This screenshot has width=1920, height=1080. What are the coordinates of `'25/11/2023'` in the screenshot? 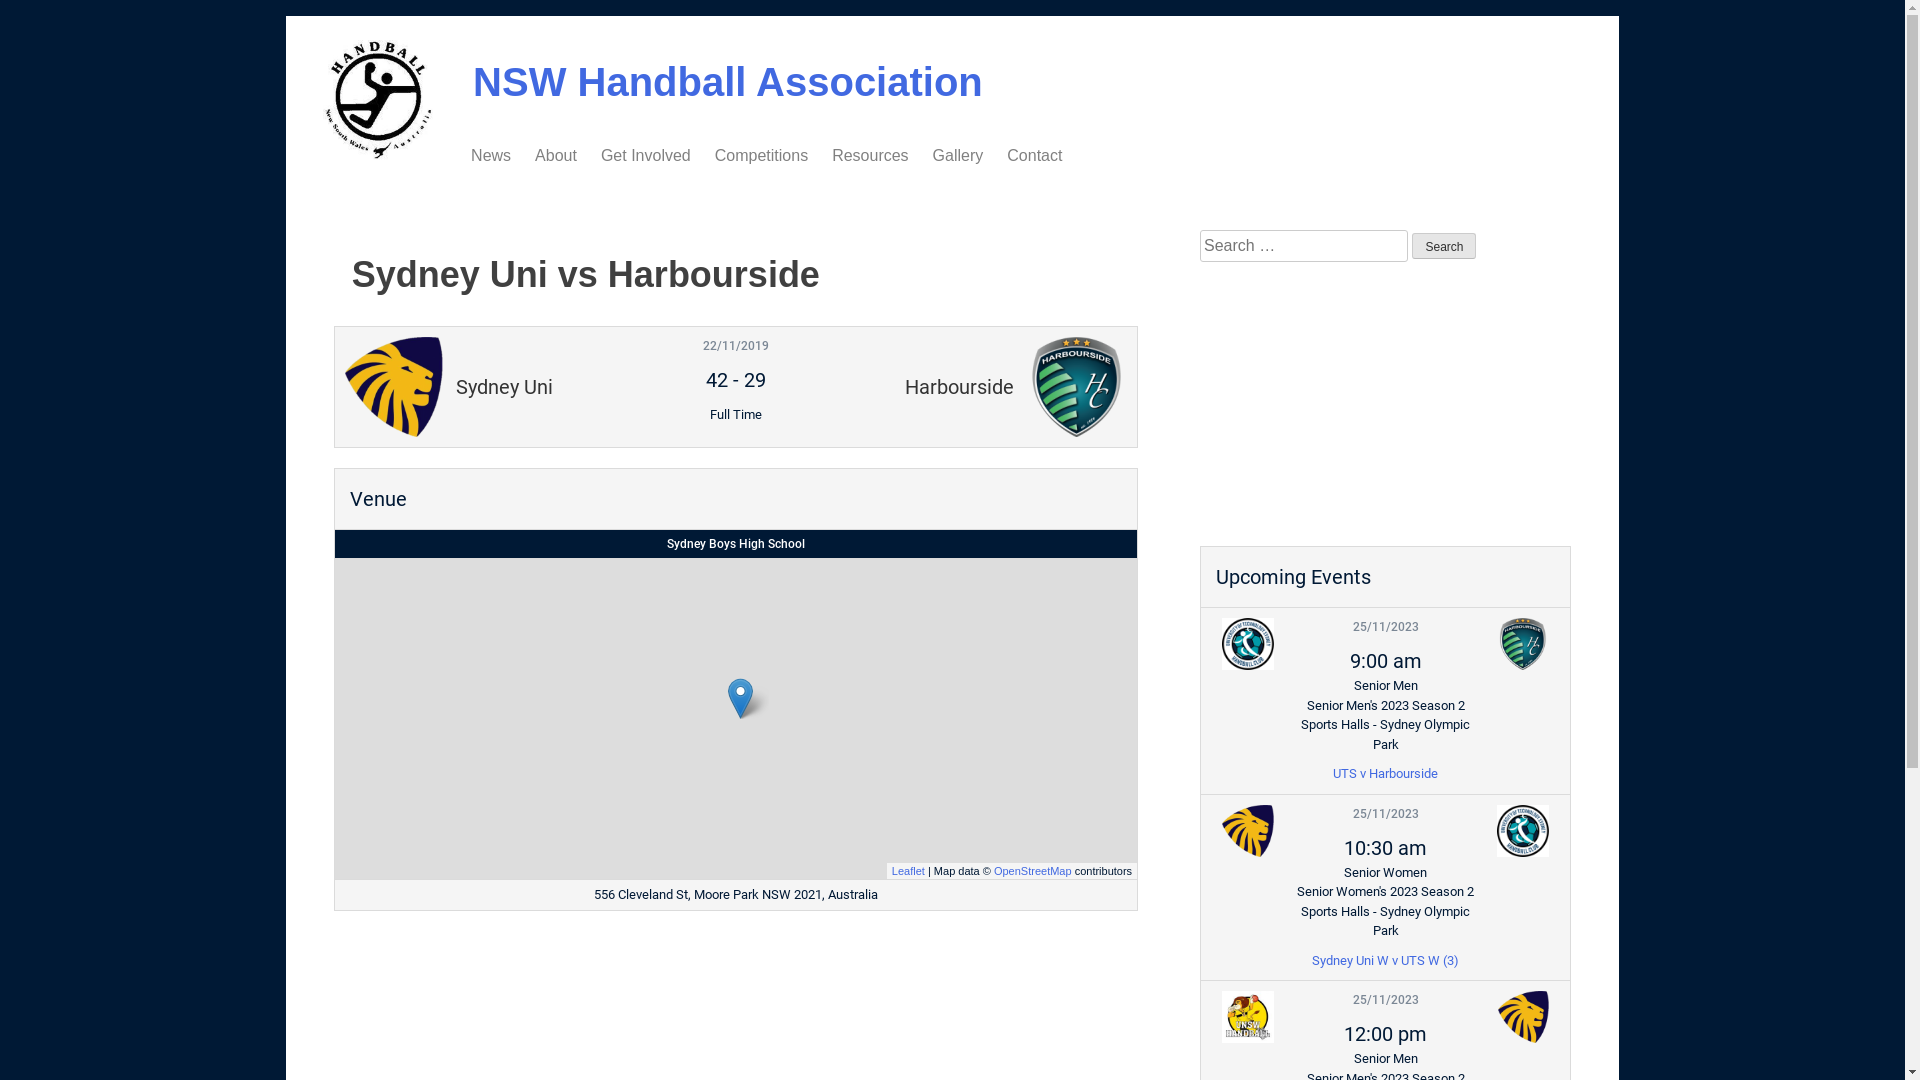 It's located at (1385, 626).